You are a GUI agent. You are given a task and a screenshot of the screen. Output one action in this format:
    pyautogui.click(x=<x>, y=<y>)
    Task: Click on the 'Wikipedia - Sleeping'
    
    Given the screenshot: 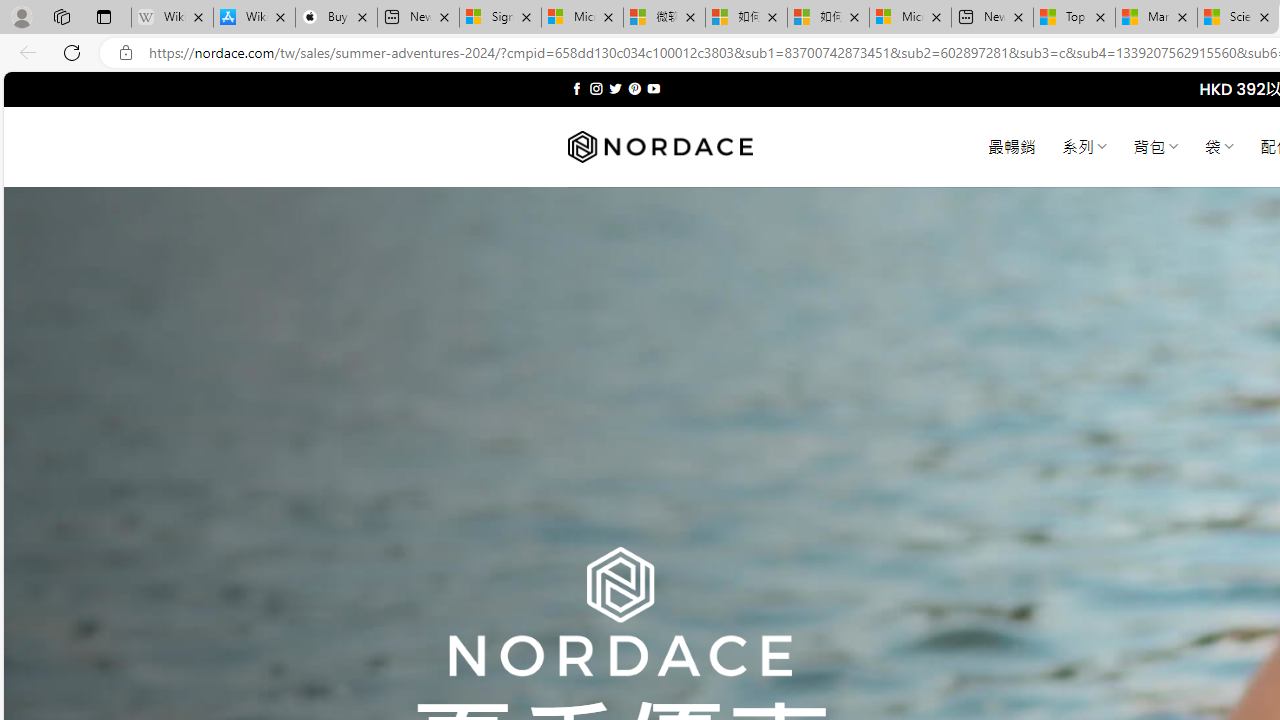 What is the action you would take?
    pyautogui.click(x=172, y=17)
    